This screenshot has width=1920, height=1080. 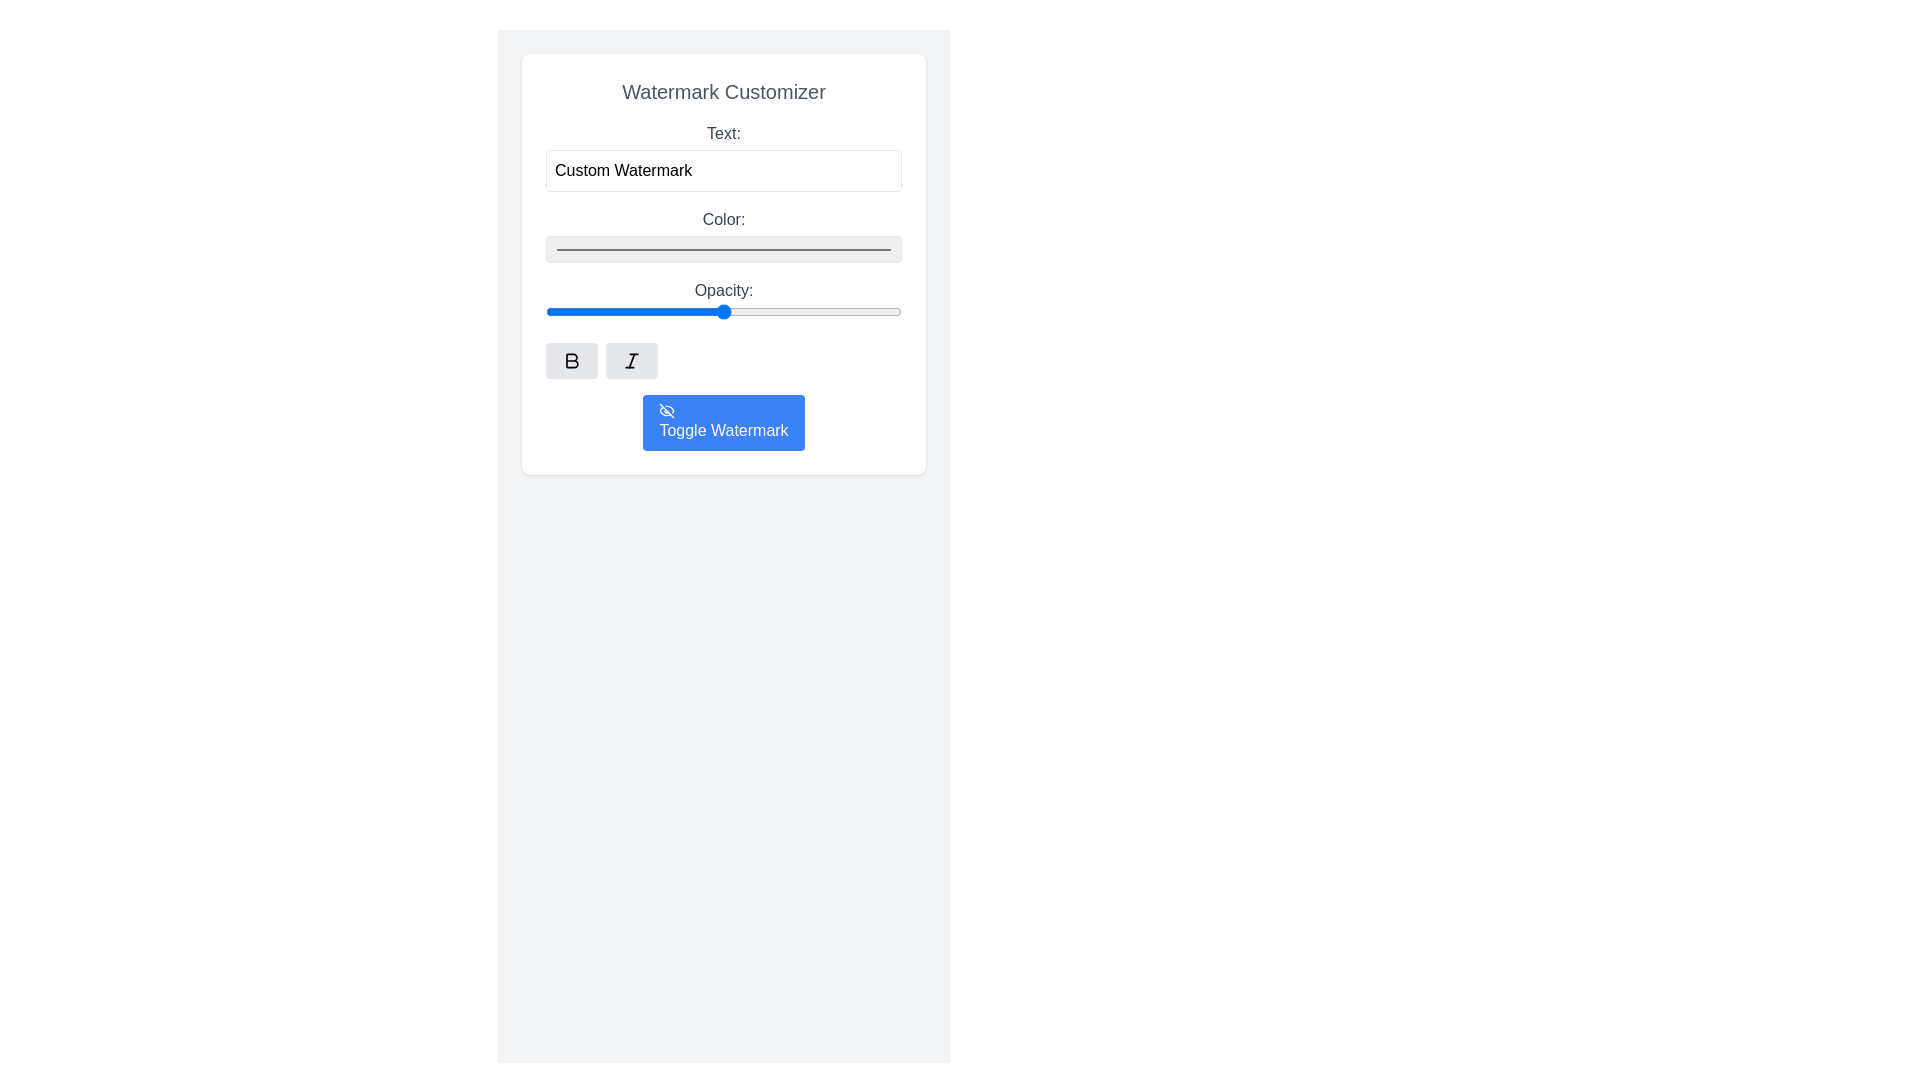 What do you see at coordinates (723, 248) in the screenshot?
I see `and drop a color value into the color input field located beneath the 'Color:' label in the layout` at bounding box center [723, 248].